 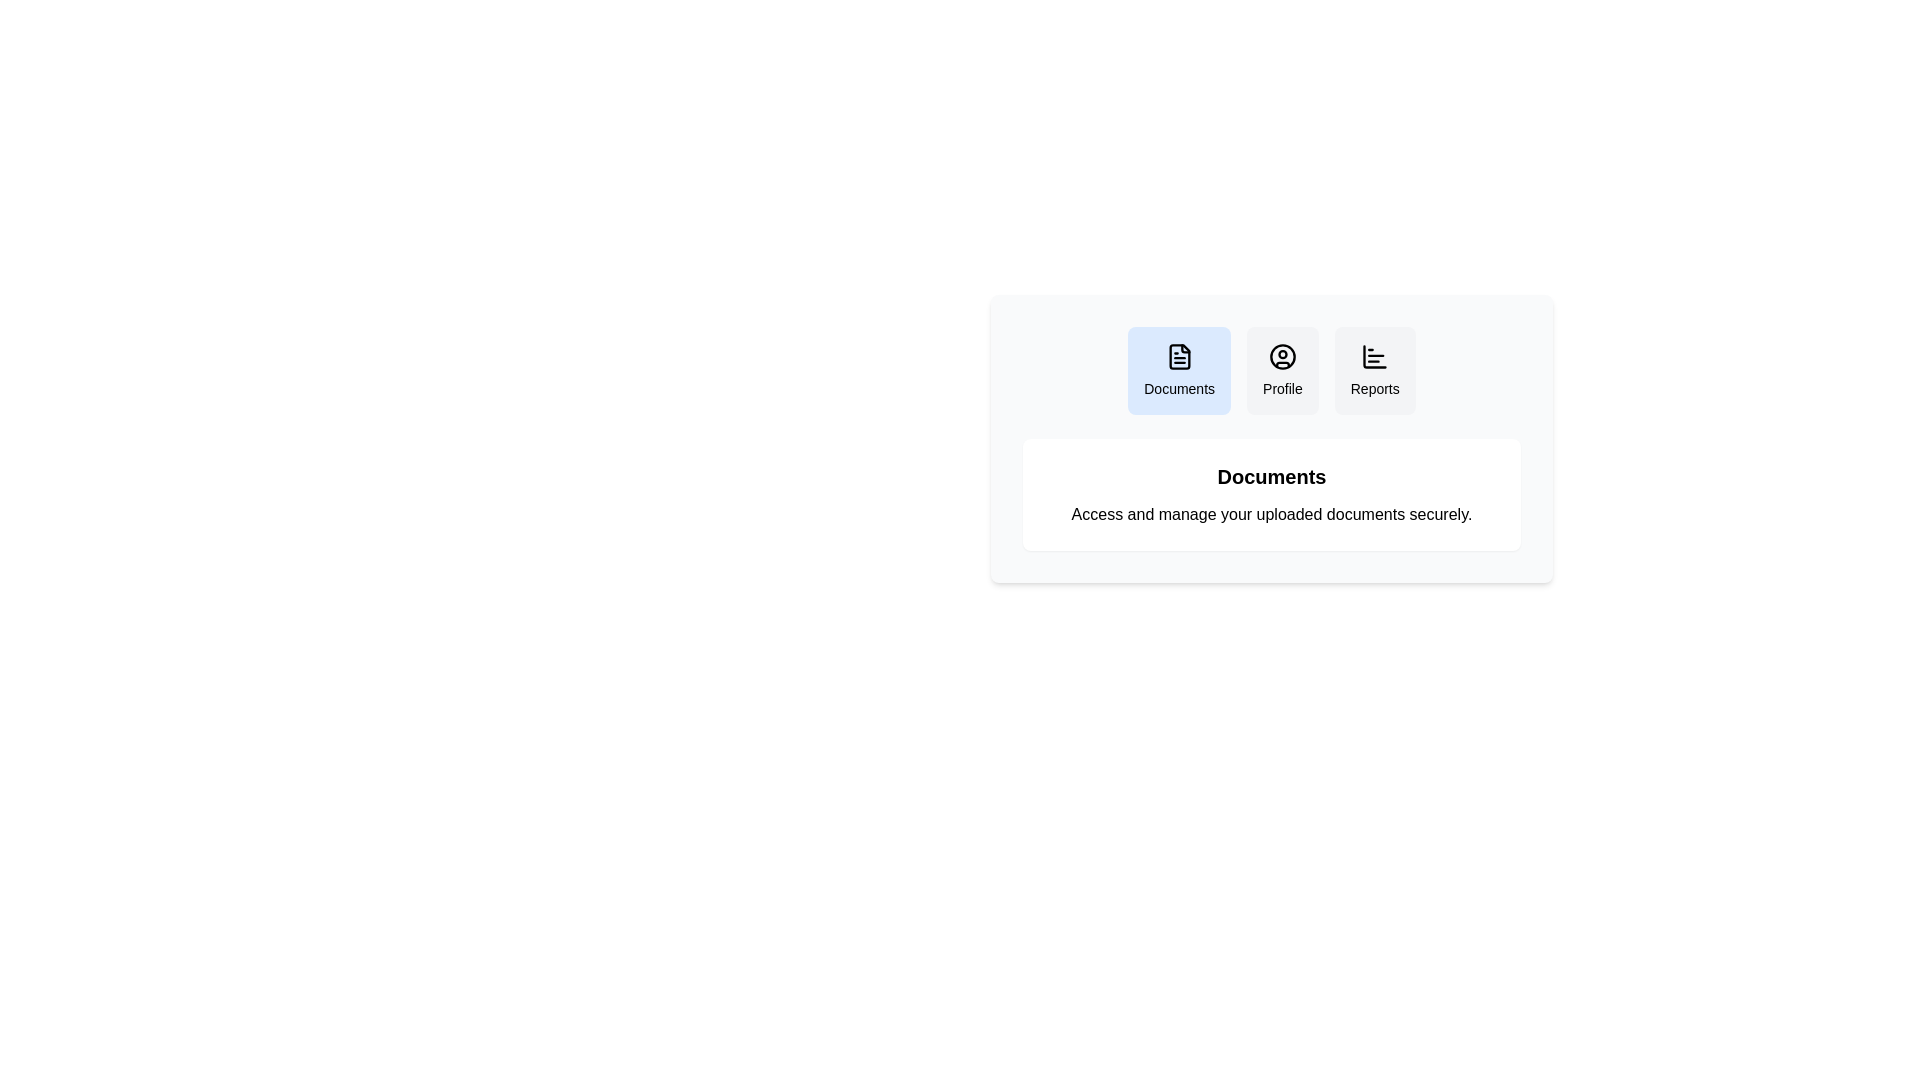 I want to click on the Documents tab, so click(x=1179, y=370).